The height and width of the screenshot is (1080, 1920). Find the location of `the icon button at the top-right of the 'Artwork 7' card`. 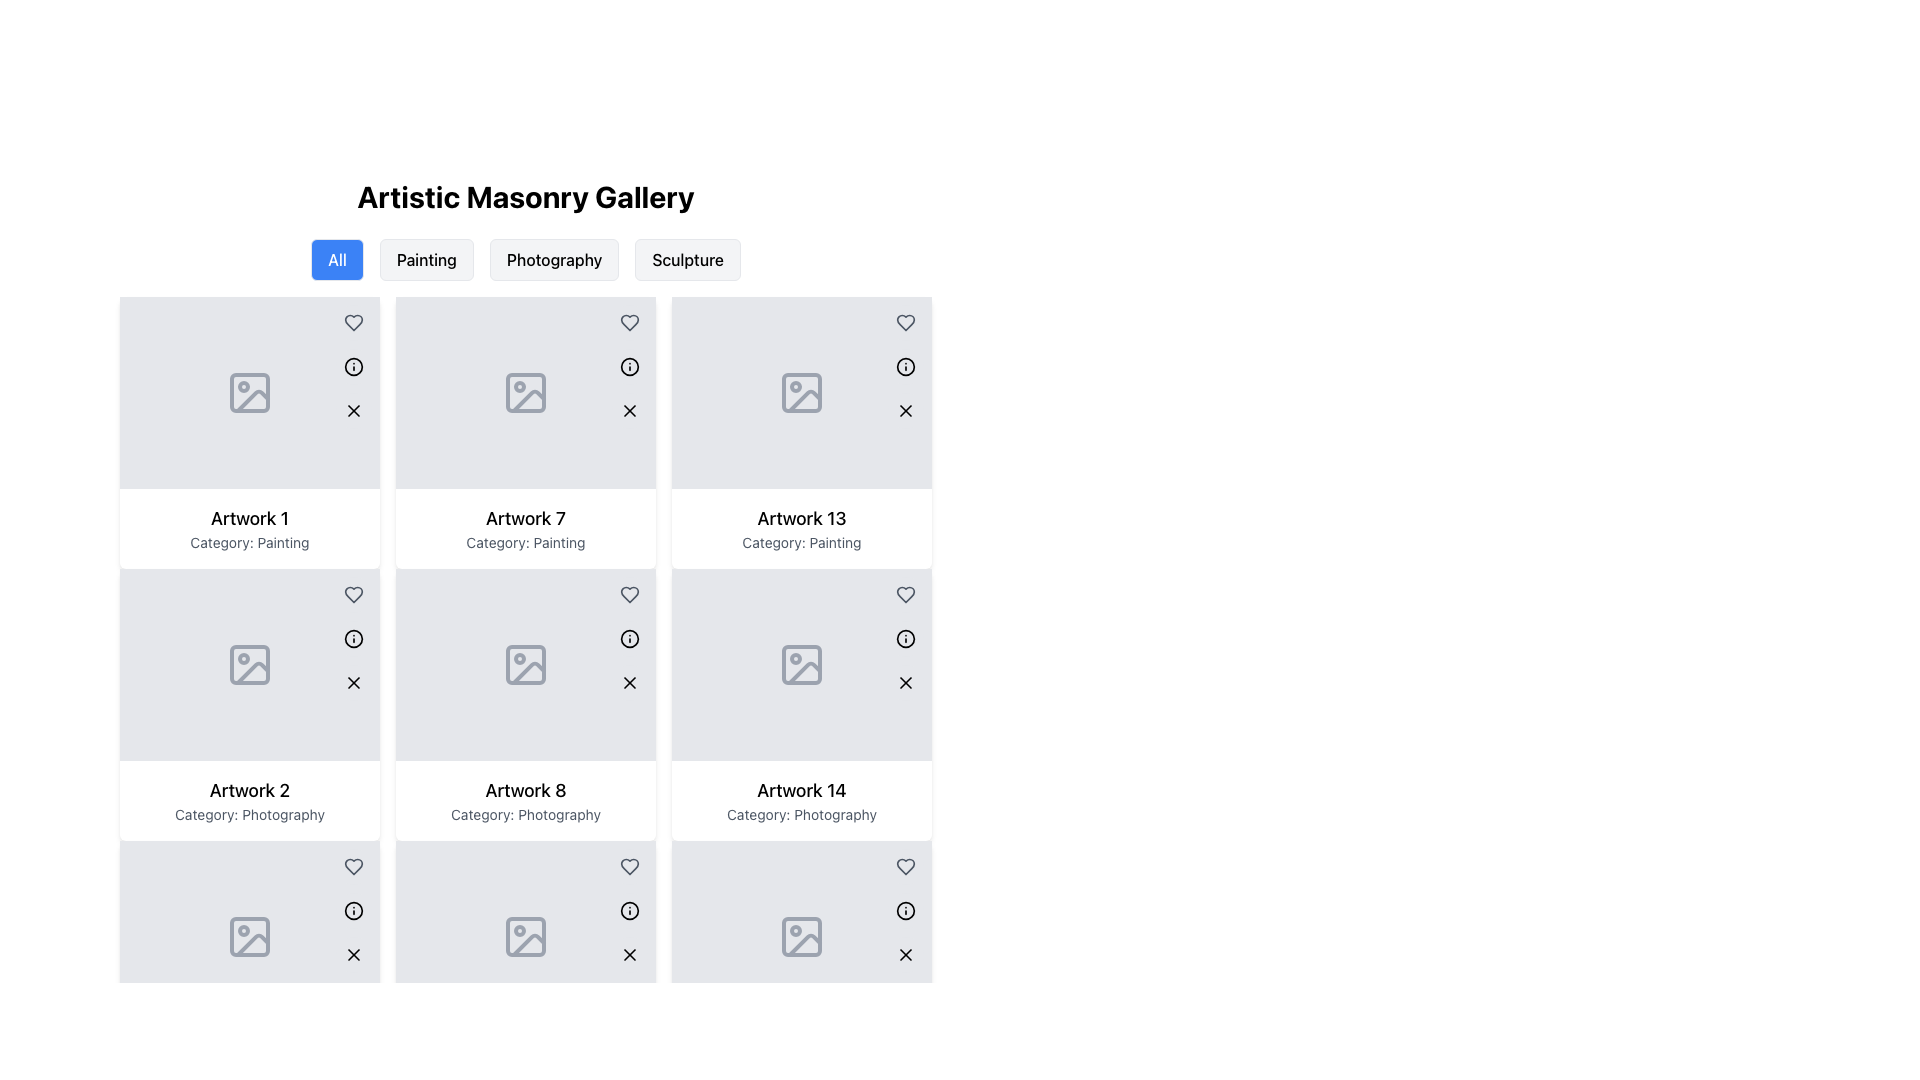

the icon button at the top-right of the 'Artwork 7' card is located at coordinates (628, 410).